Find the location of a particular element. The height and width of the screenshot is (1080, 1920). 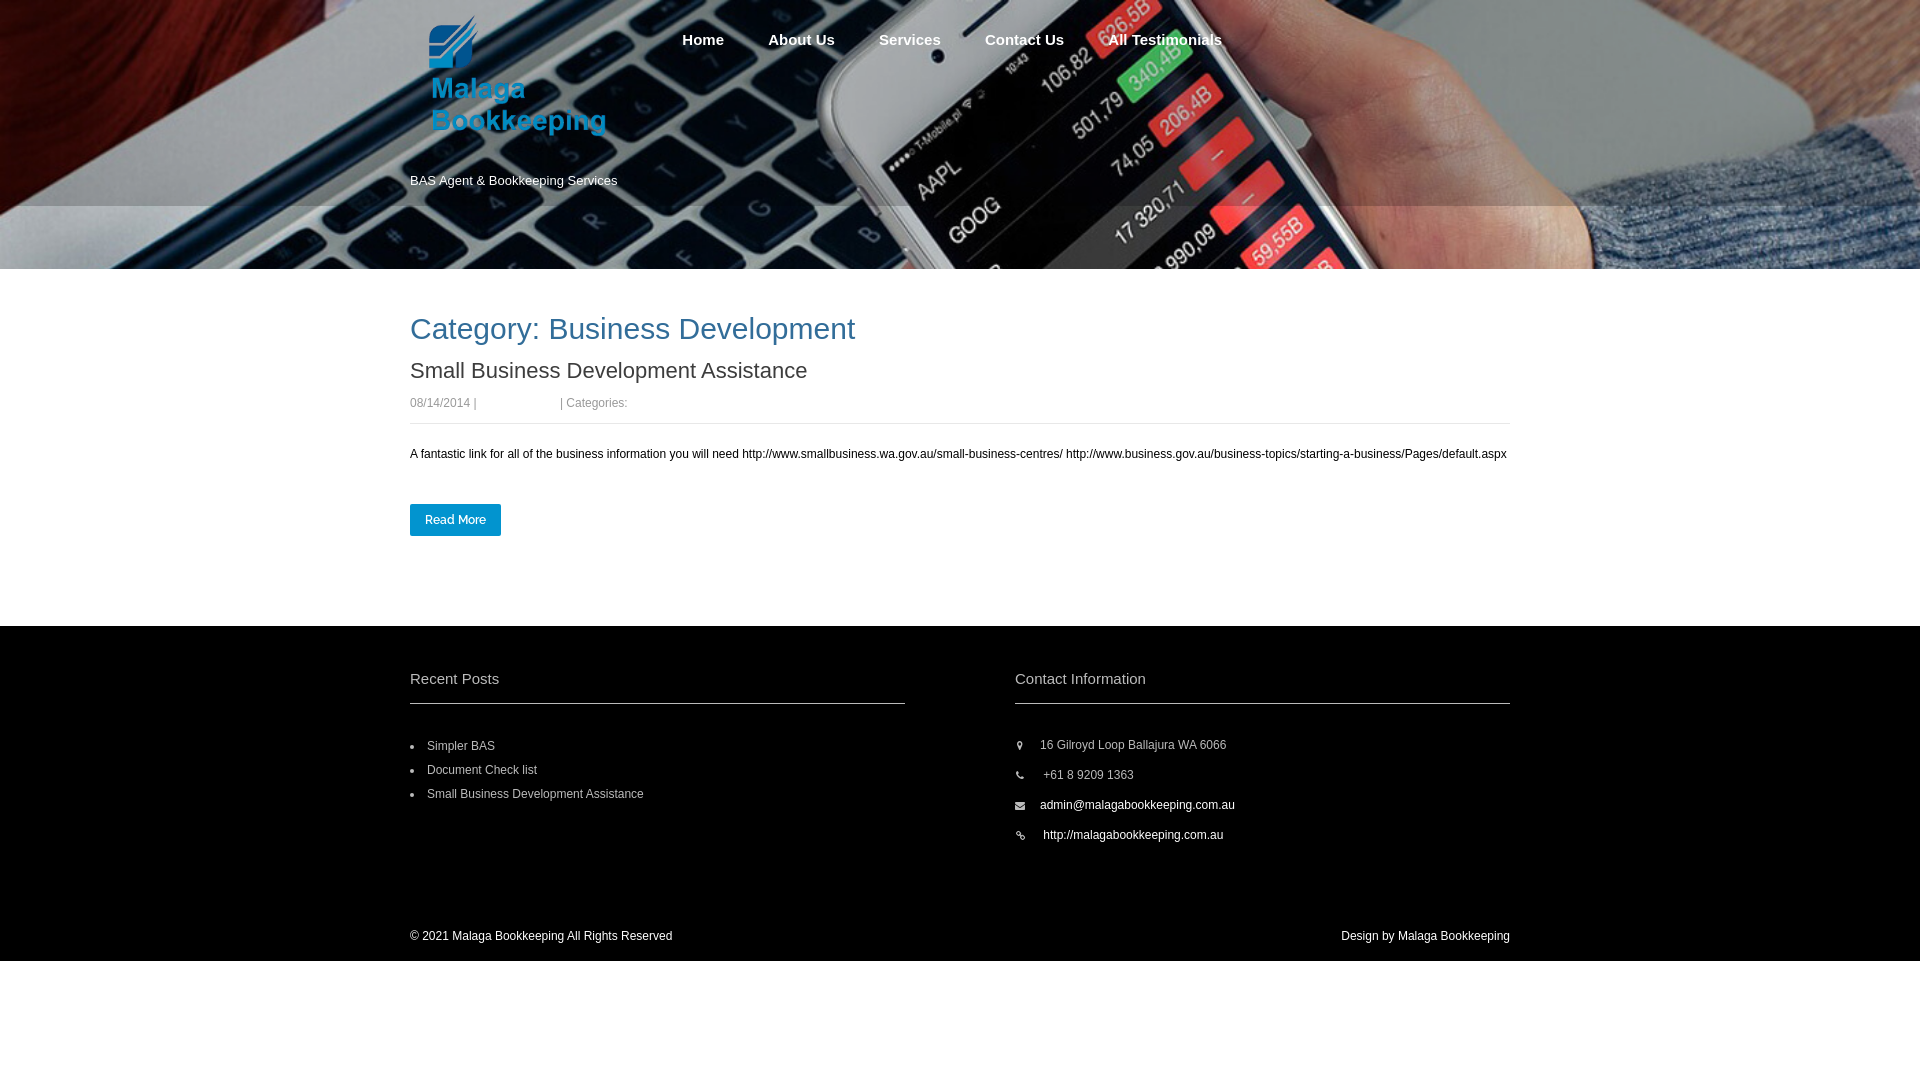

'No Comments' is located at coordinates (518, 402).